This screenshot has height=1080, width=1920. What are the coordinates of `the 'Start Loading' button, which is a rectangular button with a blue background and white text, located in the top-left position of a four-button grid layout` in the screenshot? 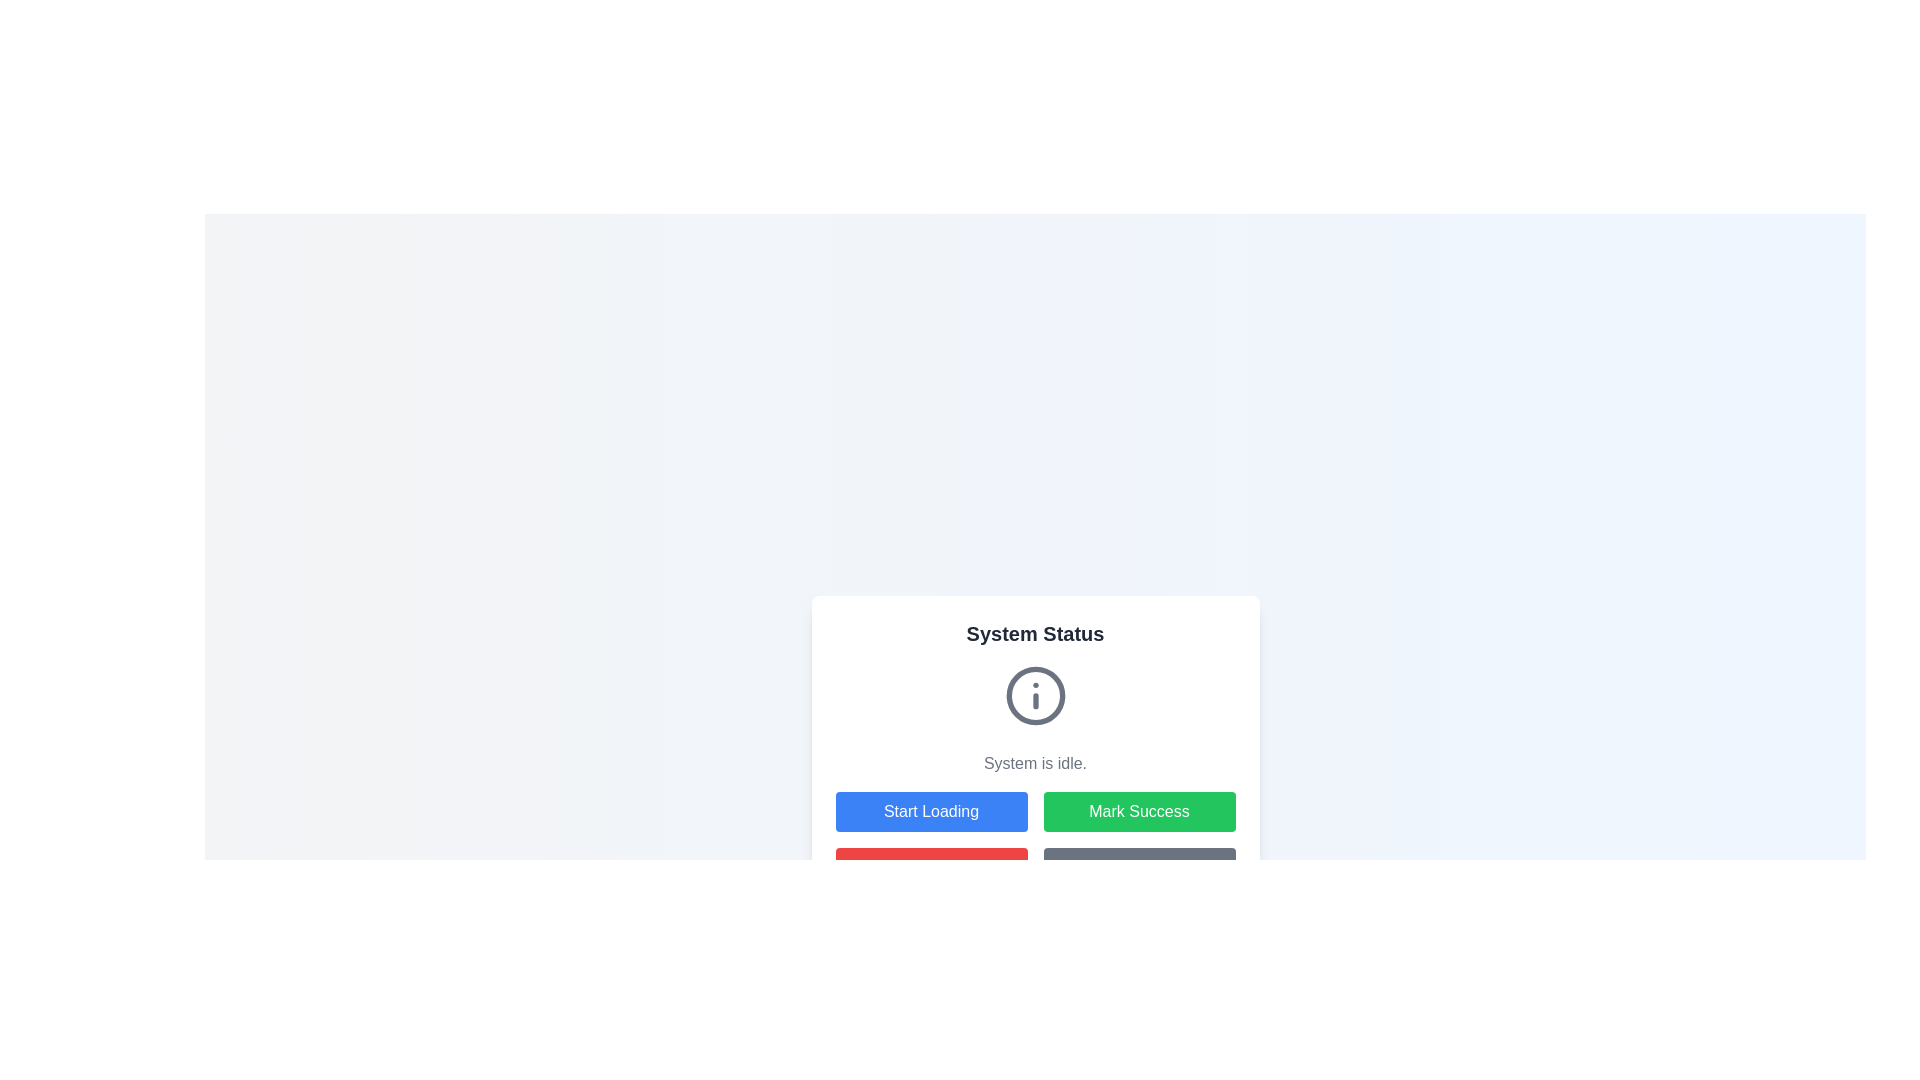 It's located at (930, 812).